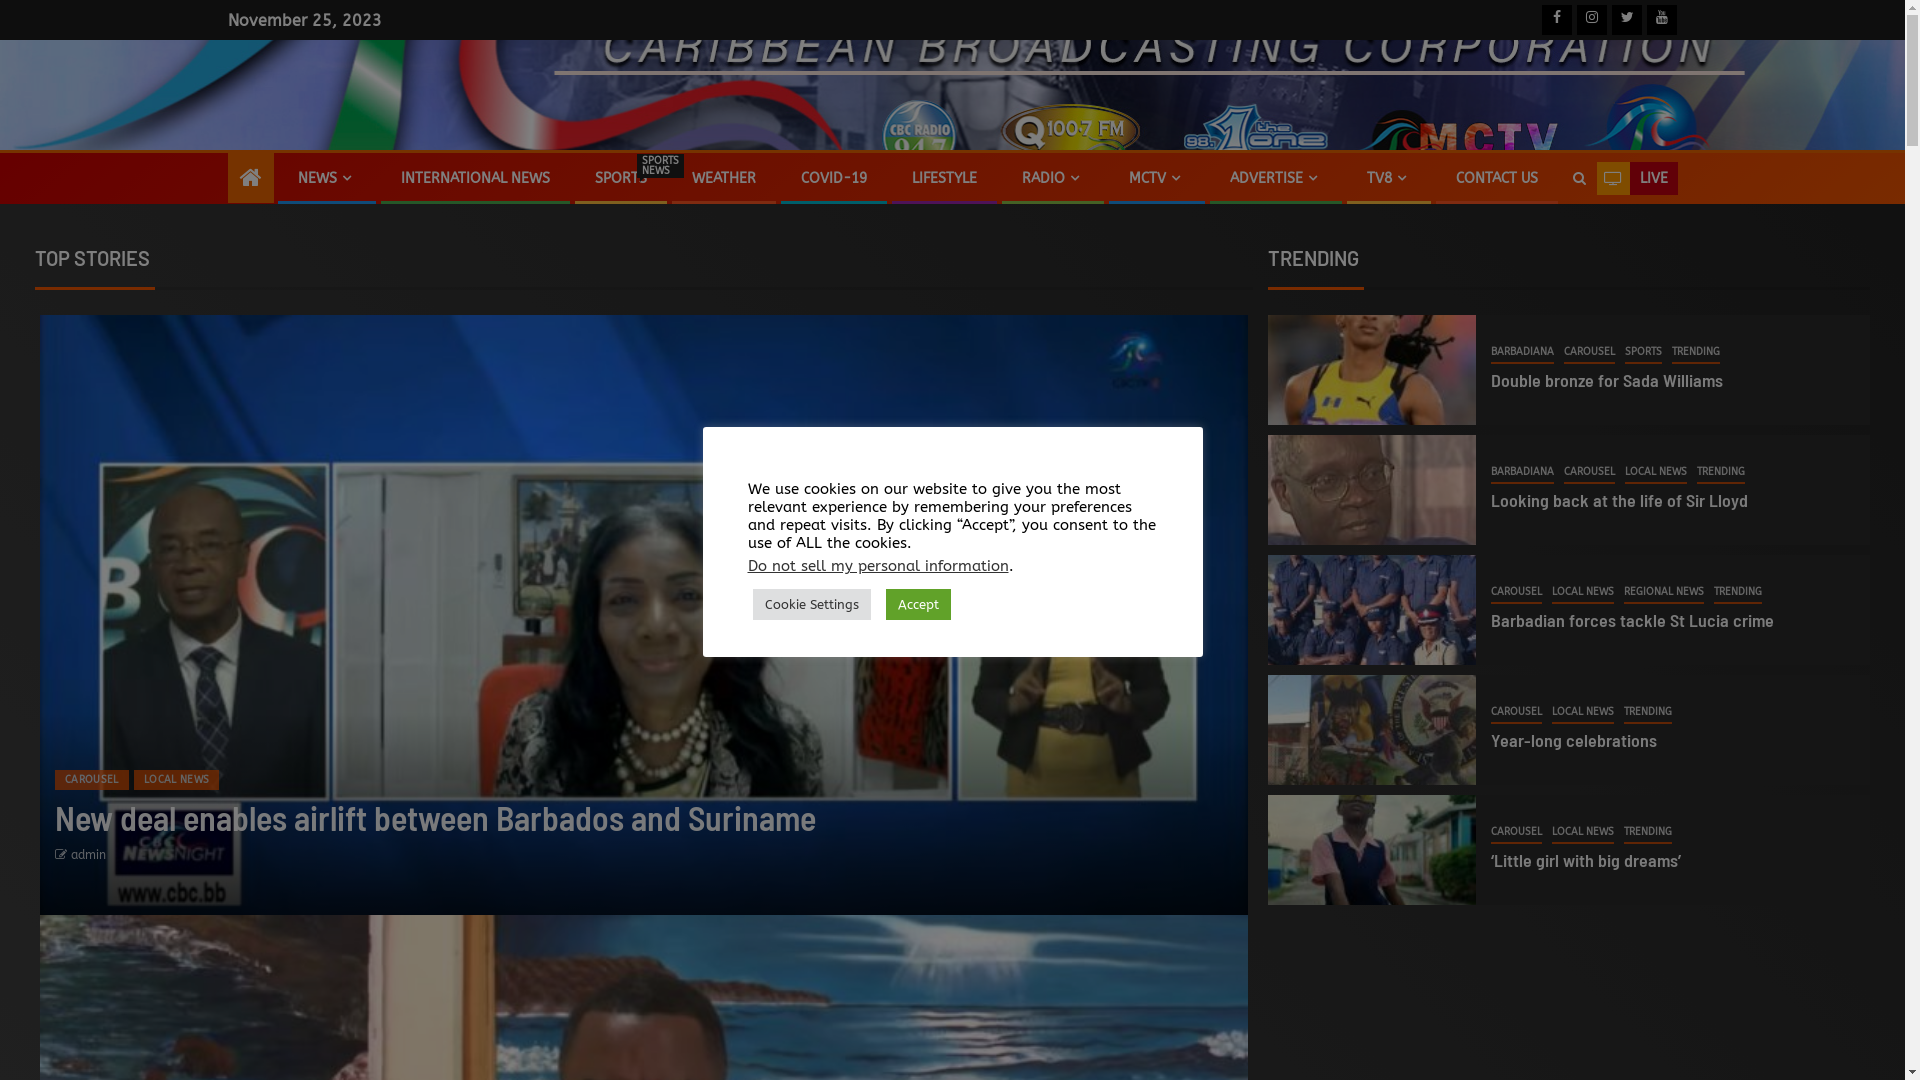  What do you see at coordinates (1625, 473) in the screenshot?
I see `'LOCAL NEWS'` at bounding box center [1625, 473].